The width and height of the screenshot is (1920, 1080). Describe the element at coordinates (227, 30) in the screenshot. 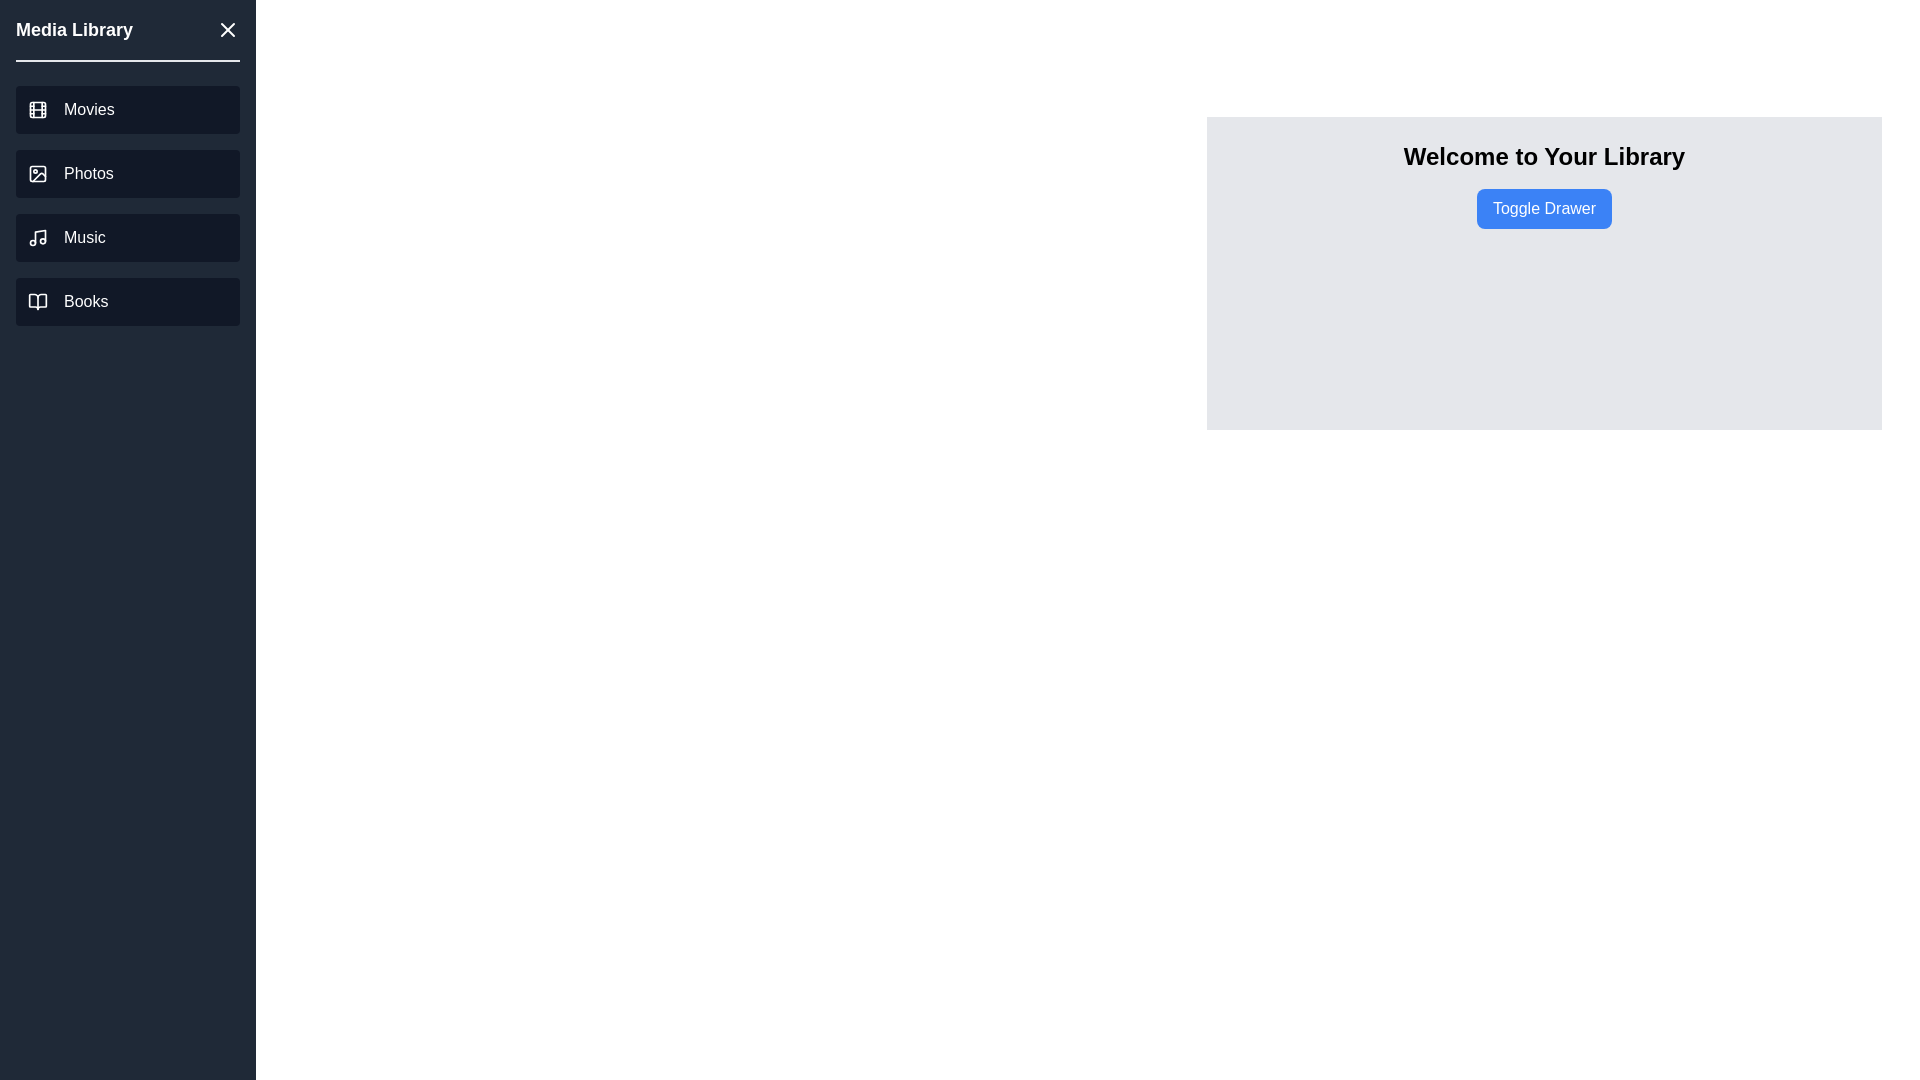

I see `the 'X' button to toggle the drawer visibility` at that location.